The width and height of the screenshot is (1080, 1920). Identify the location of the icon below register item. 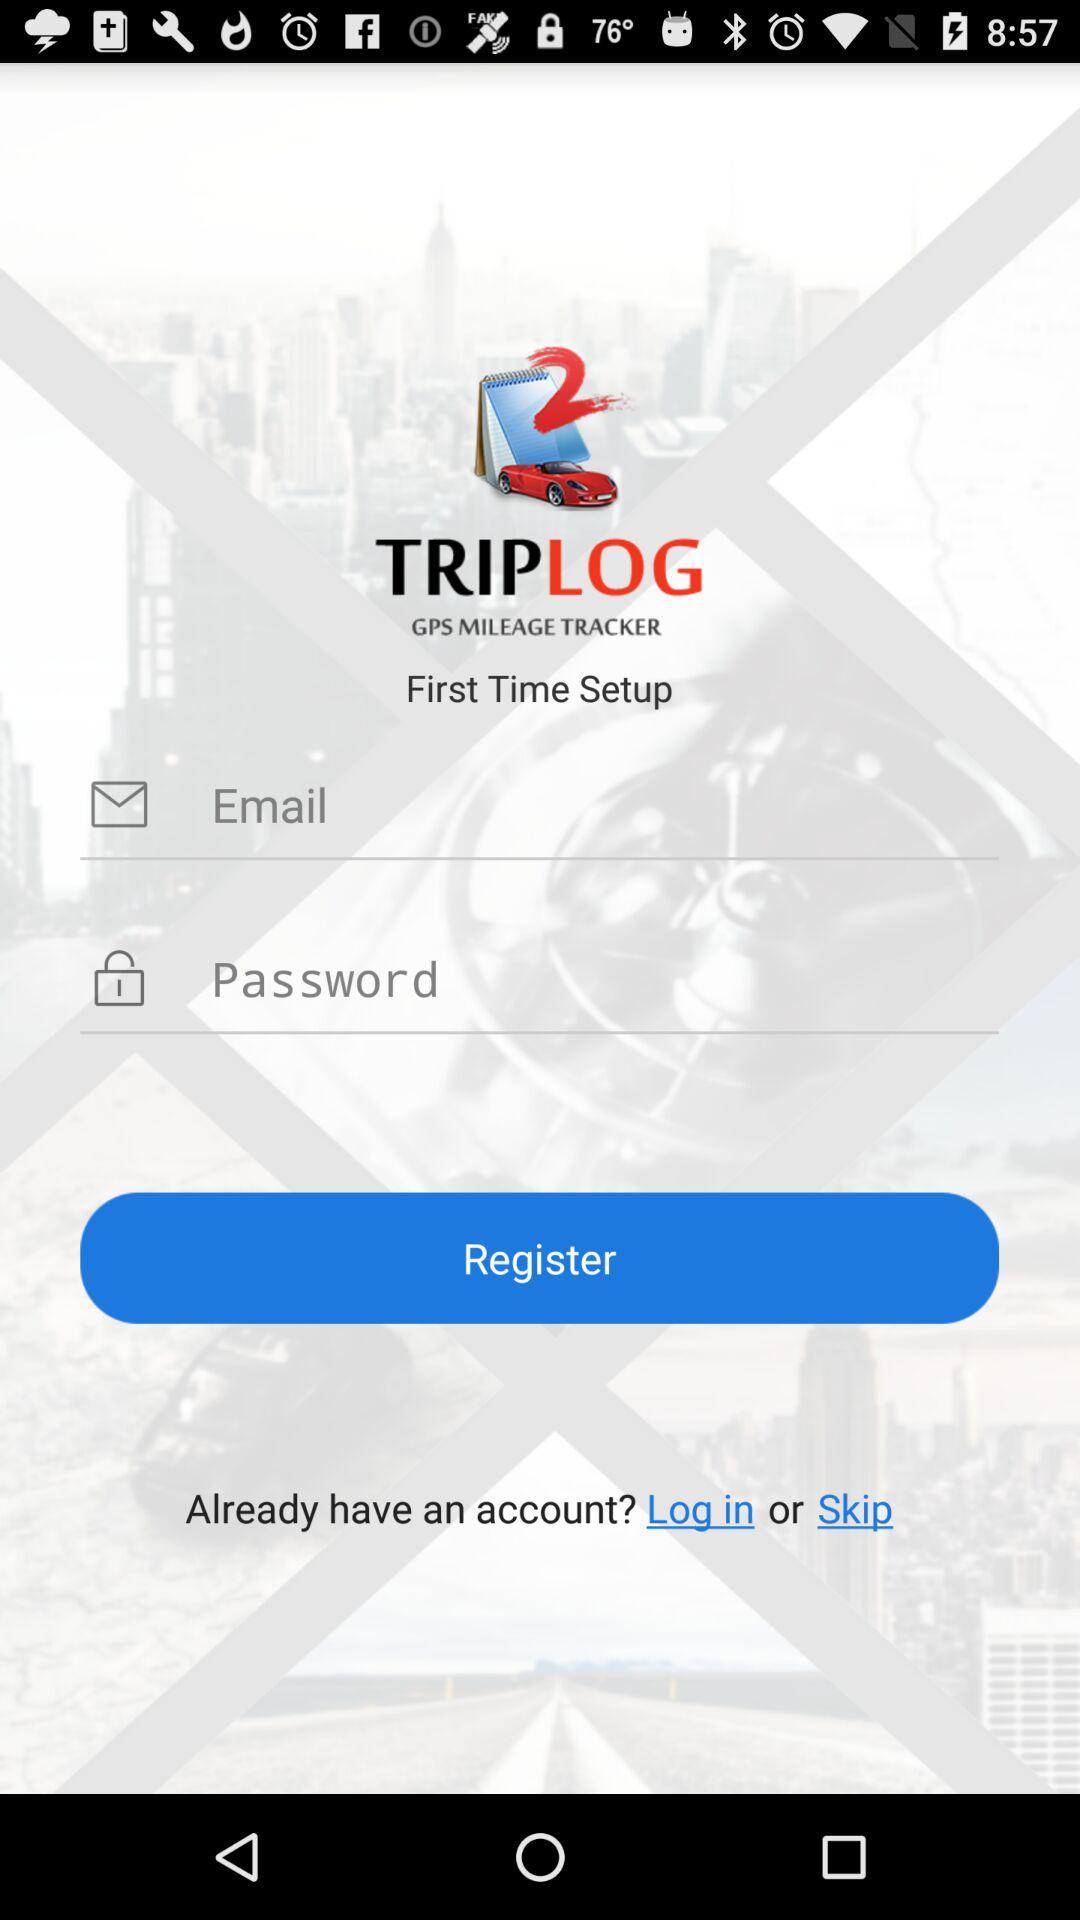
(699, 1507).